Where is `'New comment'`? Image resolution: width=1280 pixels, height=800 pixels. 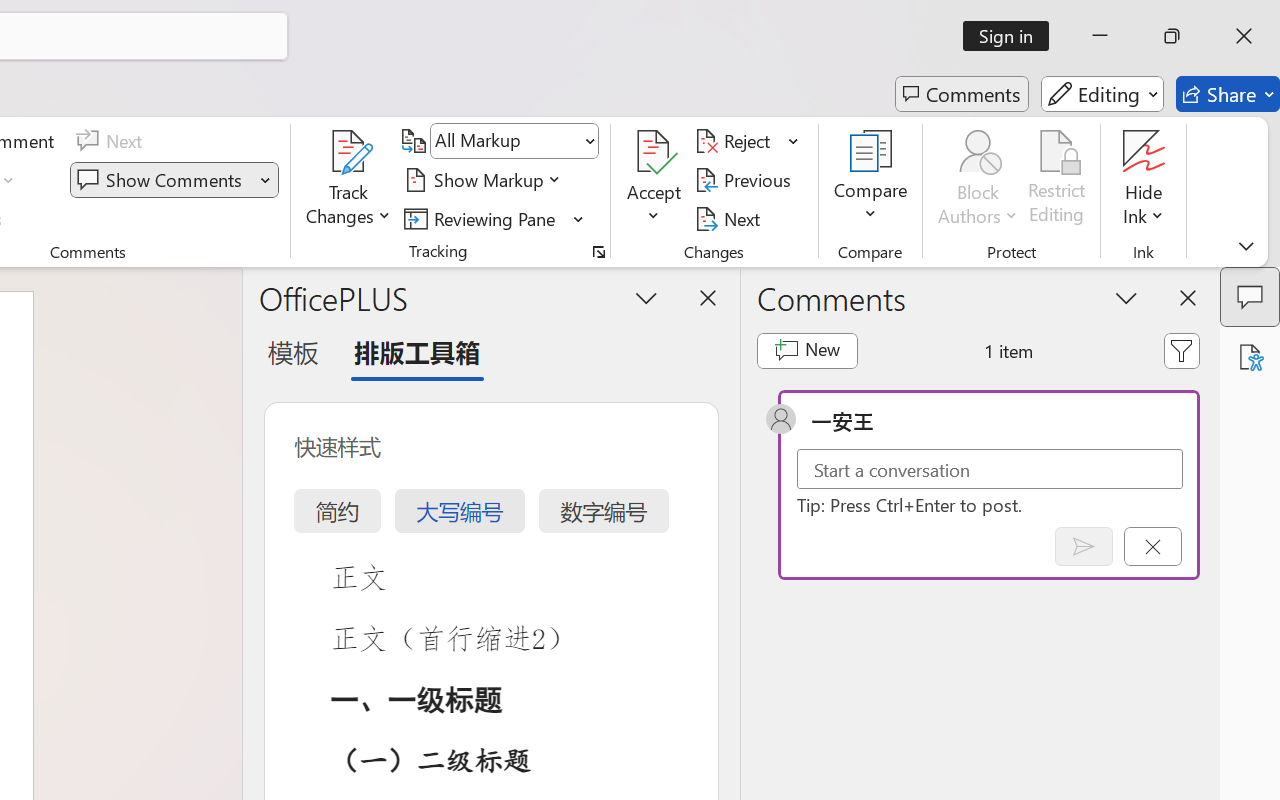
'New comment' is located at coordinates (807, 350).